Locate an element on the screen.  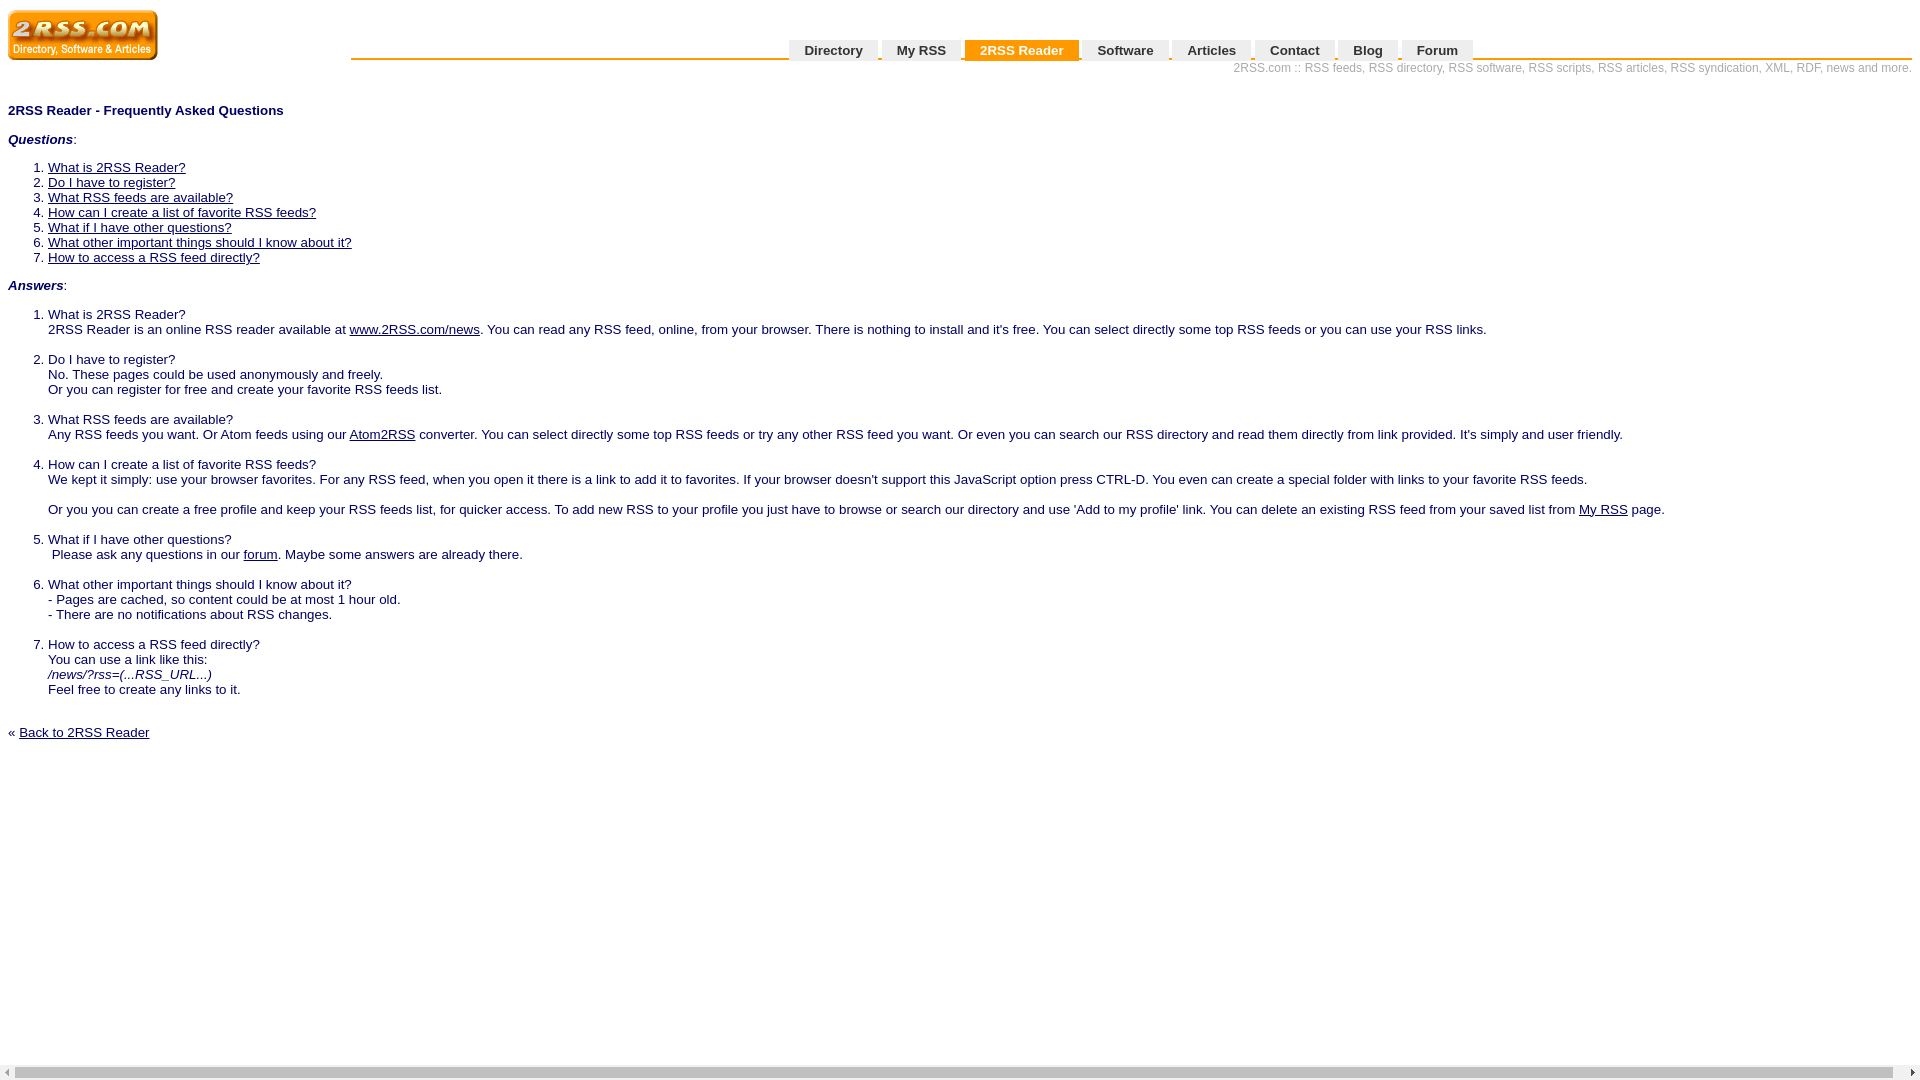
'forum' is located at coordinates (259, 554).